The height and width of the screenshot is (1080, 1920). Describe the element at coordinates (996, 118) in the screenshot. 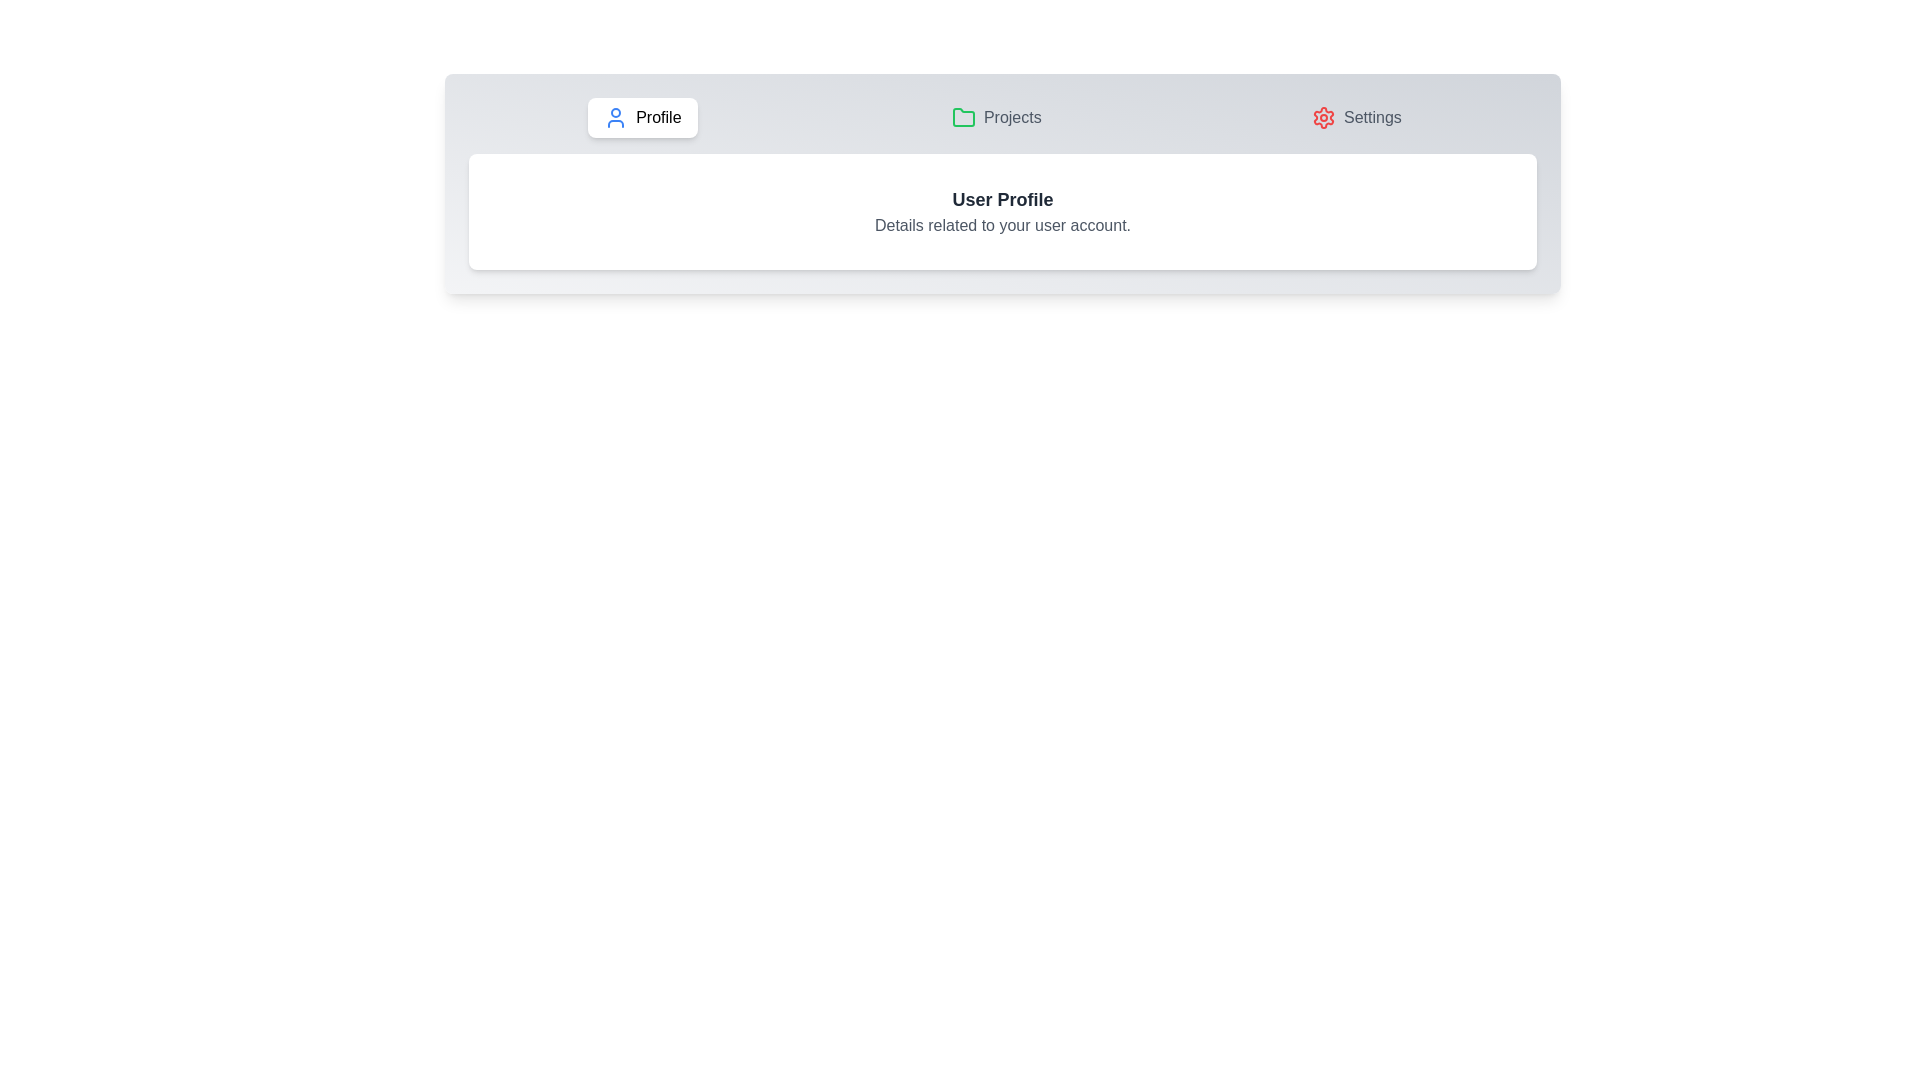

I see `the Projects tab by clicking on the corresponding tab button` at that location.